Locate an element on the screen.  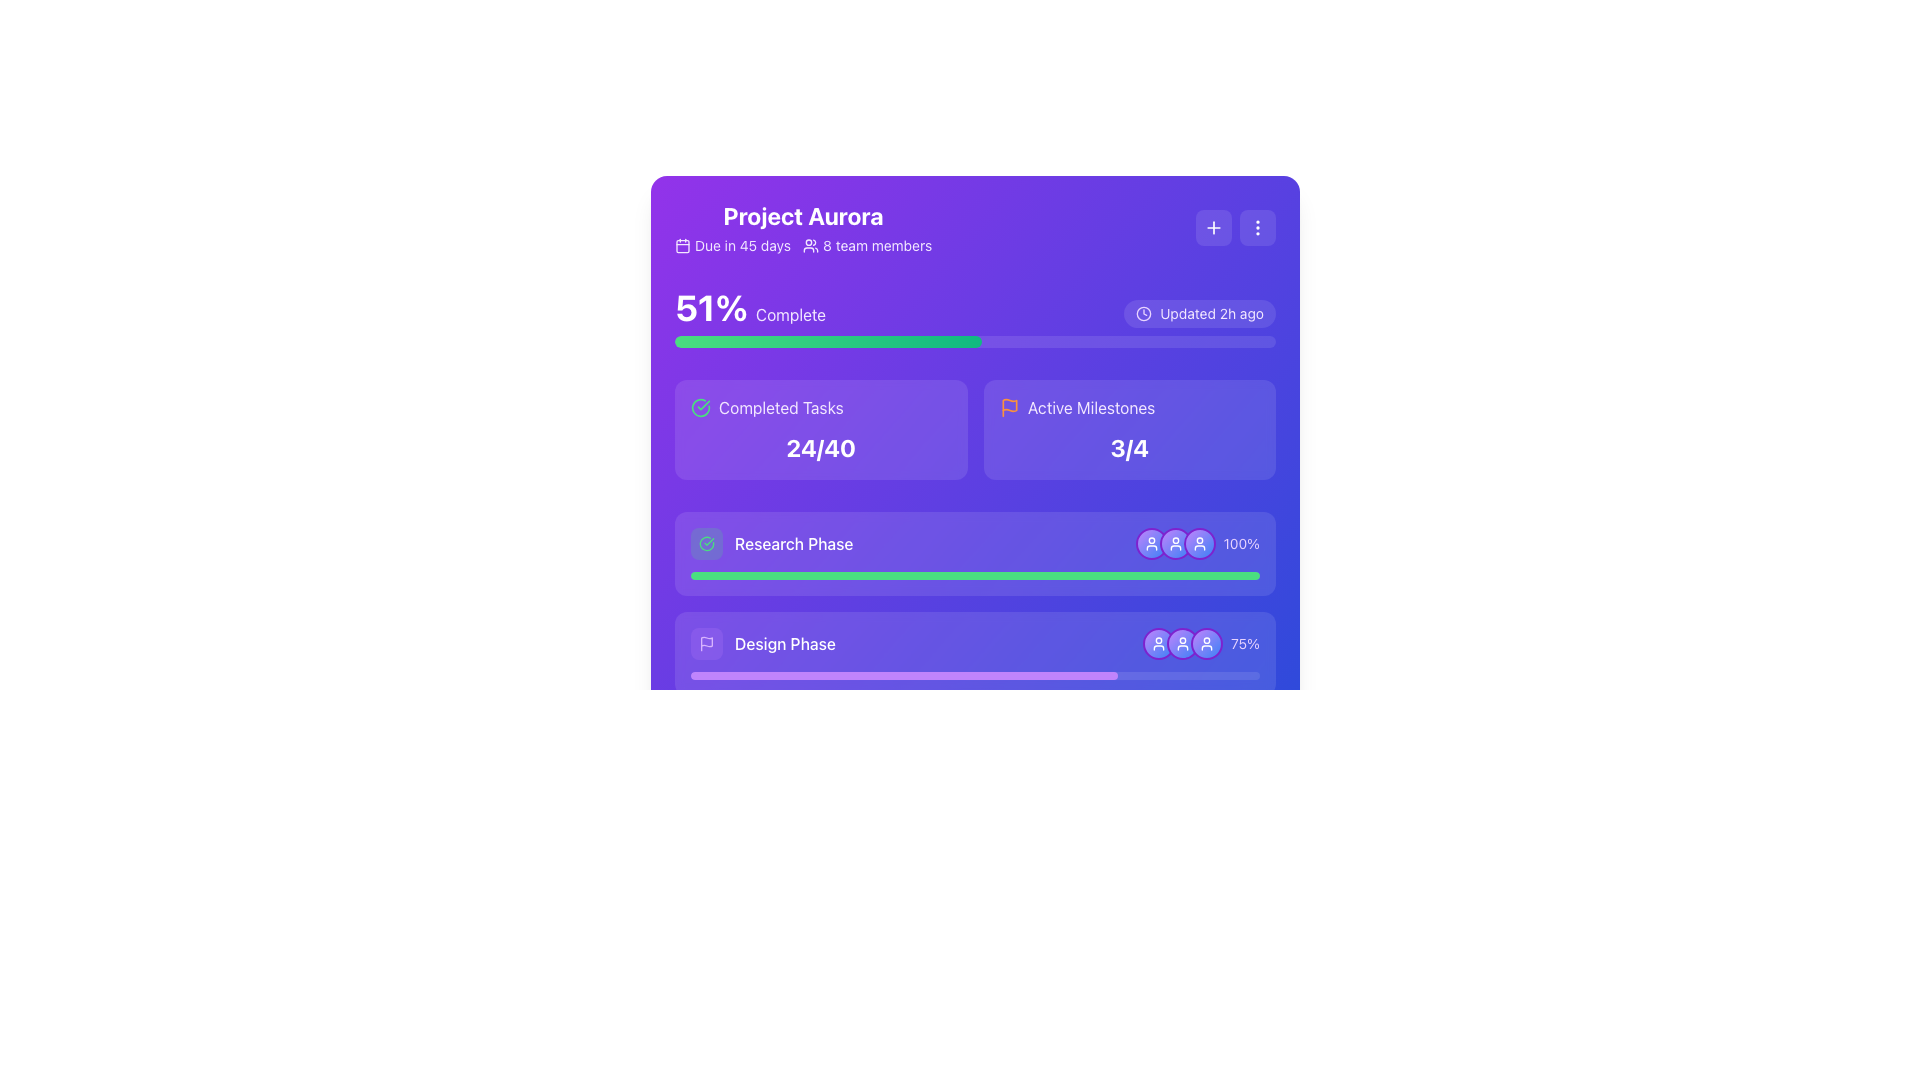
the progress bar, which is a thin rounded bar with a gradient fill transitioning from green to emerald, located beneath the '51%' label and above the text 'Complete' and 'Updated 2h ago' is located at coordinates (975, 341).